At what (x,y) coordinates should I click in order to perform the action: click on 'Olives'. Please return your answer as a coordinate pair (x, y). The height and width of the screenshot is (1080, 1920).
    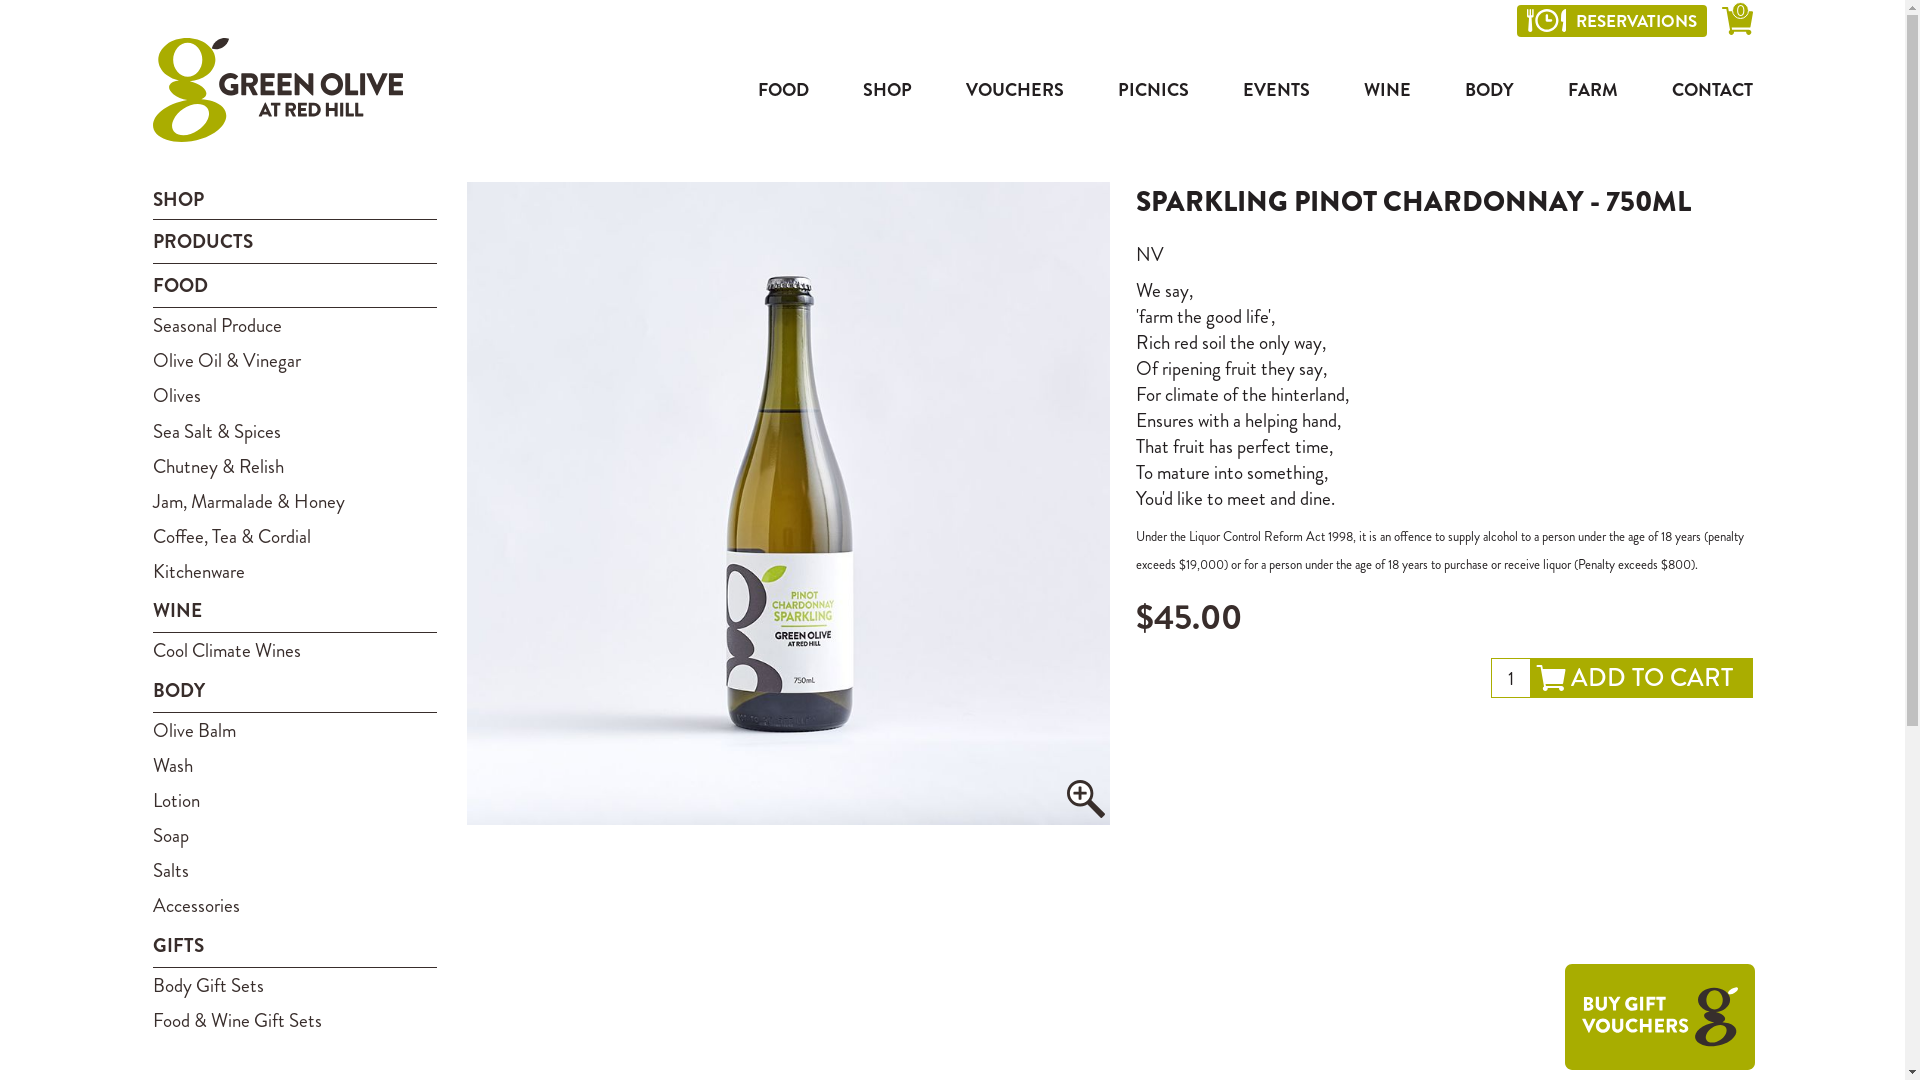
    Looking at the image, I should click on (293, 395).